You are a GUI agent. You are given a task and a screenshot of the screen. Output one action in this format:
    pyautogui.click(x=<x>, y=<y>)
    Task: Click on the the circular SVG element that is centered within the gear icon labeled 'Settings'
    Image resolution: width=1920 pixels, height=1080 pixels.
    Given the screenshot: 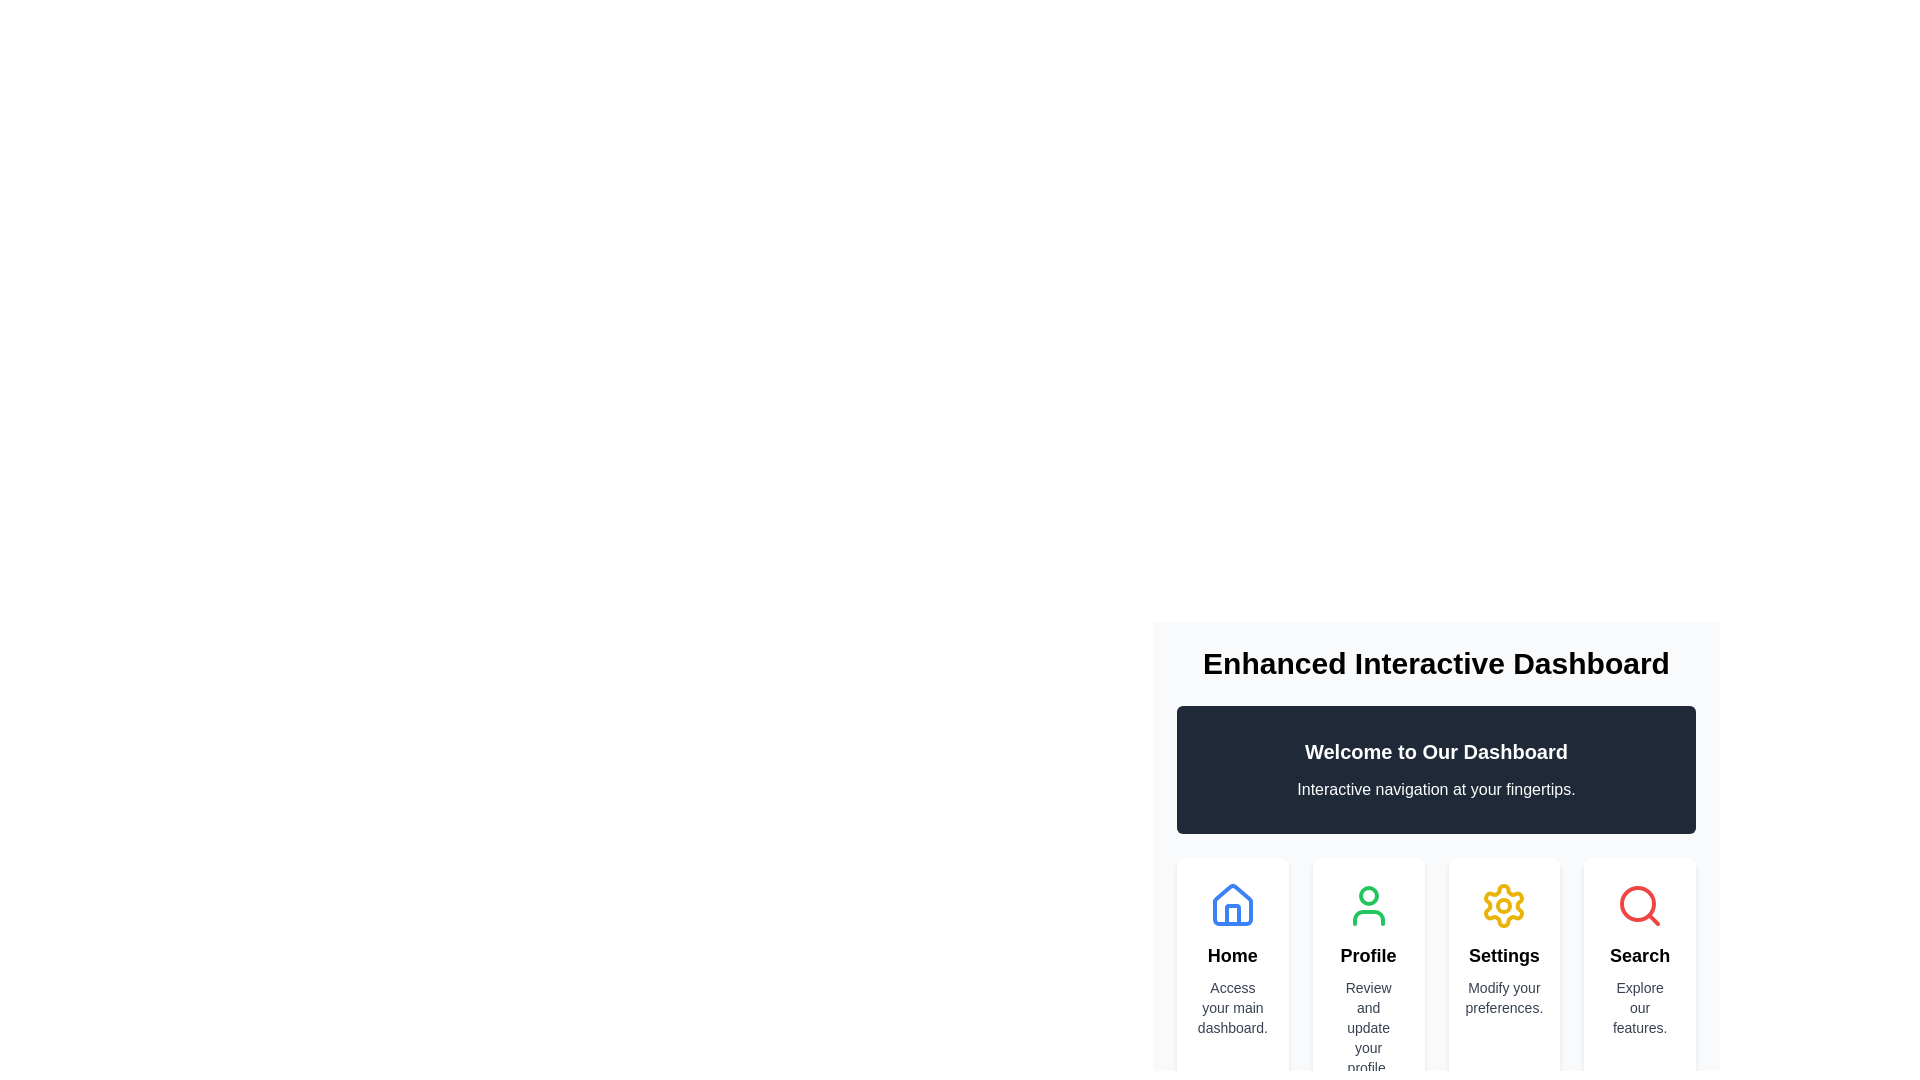 What is the action you would take?
    pyautogui.click(x=1504, y=906)
    